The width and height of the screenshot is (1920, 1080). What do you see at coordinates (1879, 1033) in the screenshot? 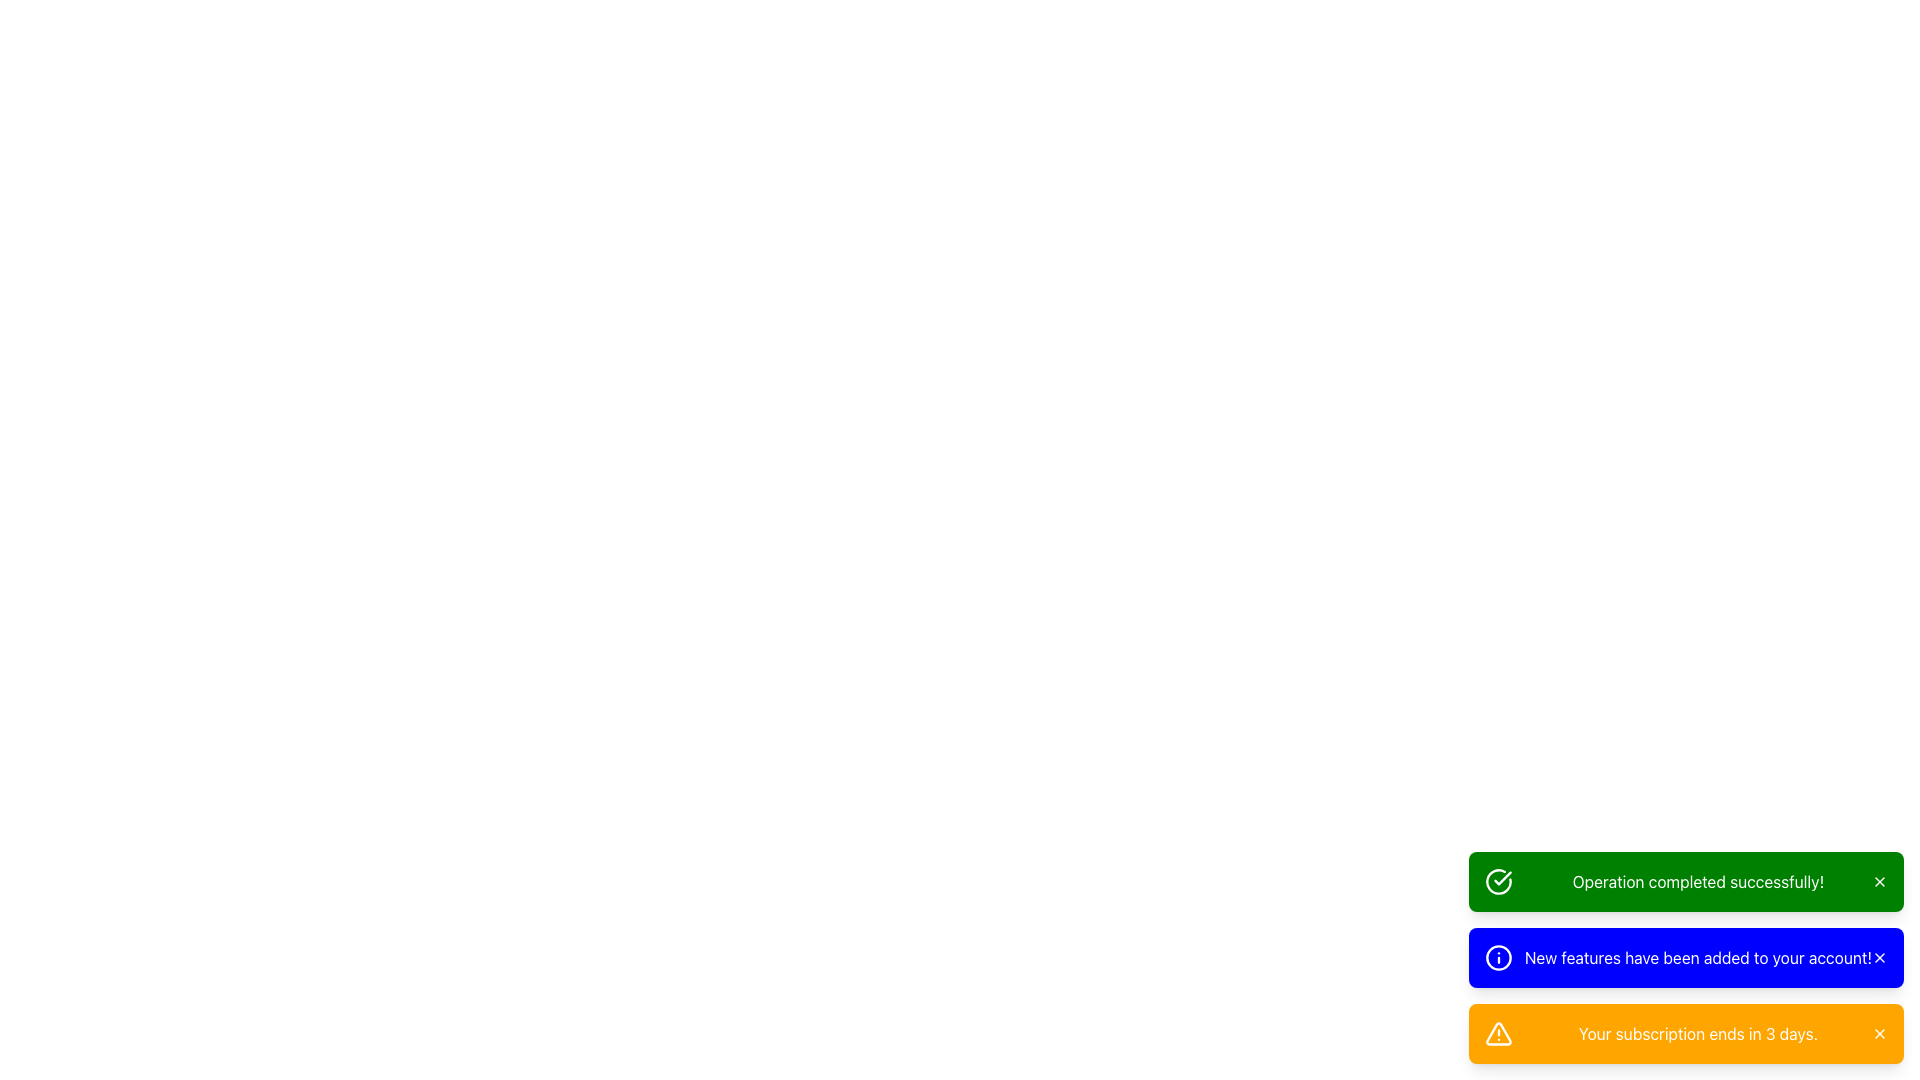
I see `the close button with an 'X' symbol located in the top-right corner of the notification box that has an orange background and displays the text 'Your subscription ends in 3 days.'` at bounding box center [1879, 1033].